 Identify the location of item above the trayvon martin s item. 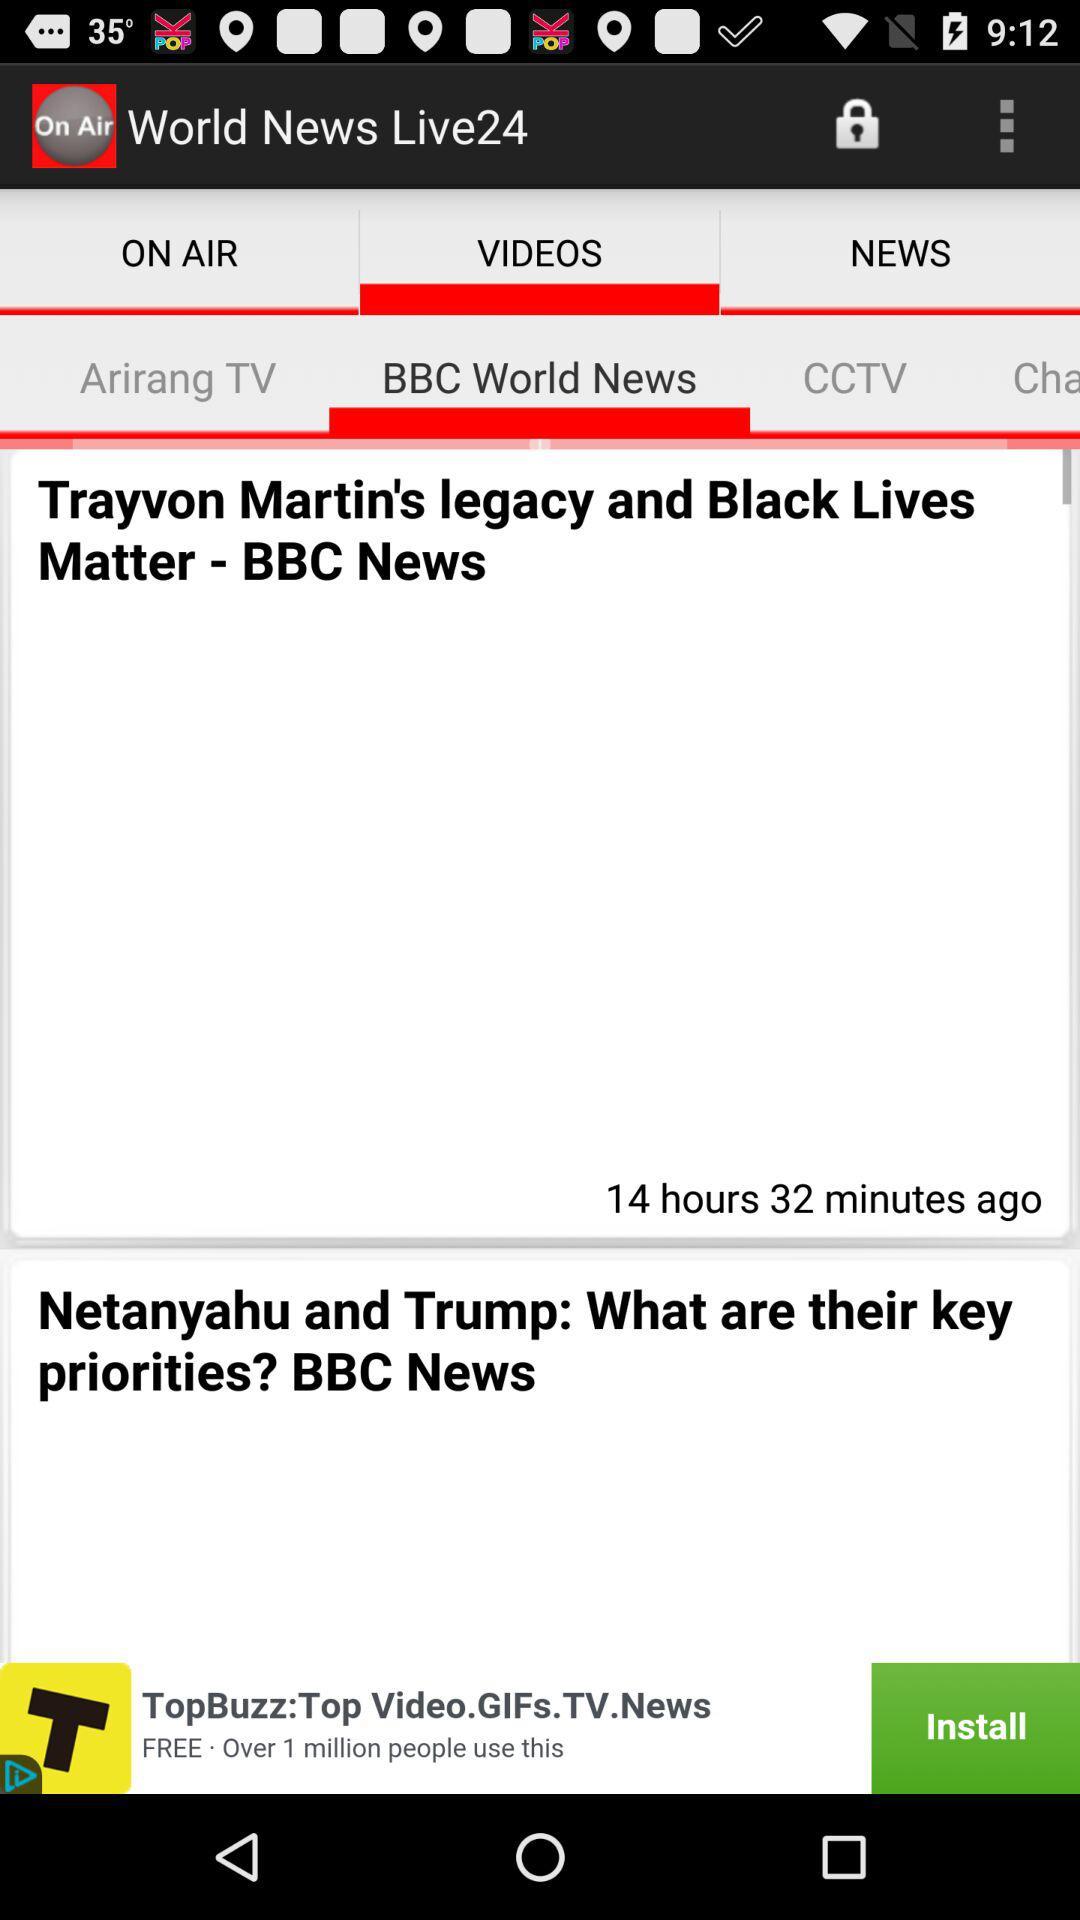
(177, 376).